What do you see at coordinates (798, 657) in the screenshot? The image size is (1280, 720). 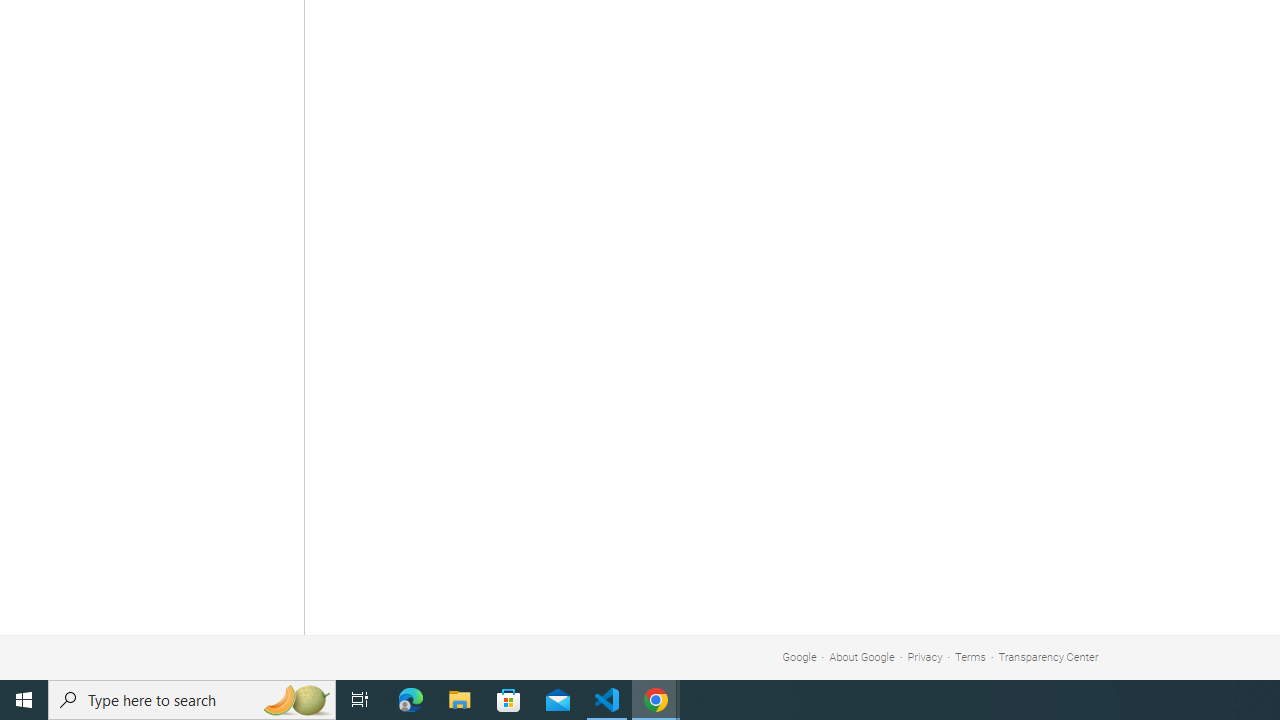 I see `'Google'` at bounding box center [798, 657].